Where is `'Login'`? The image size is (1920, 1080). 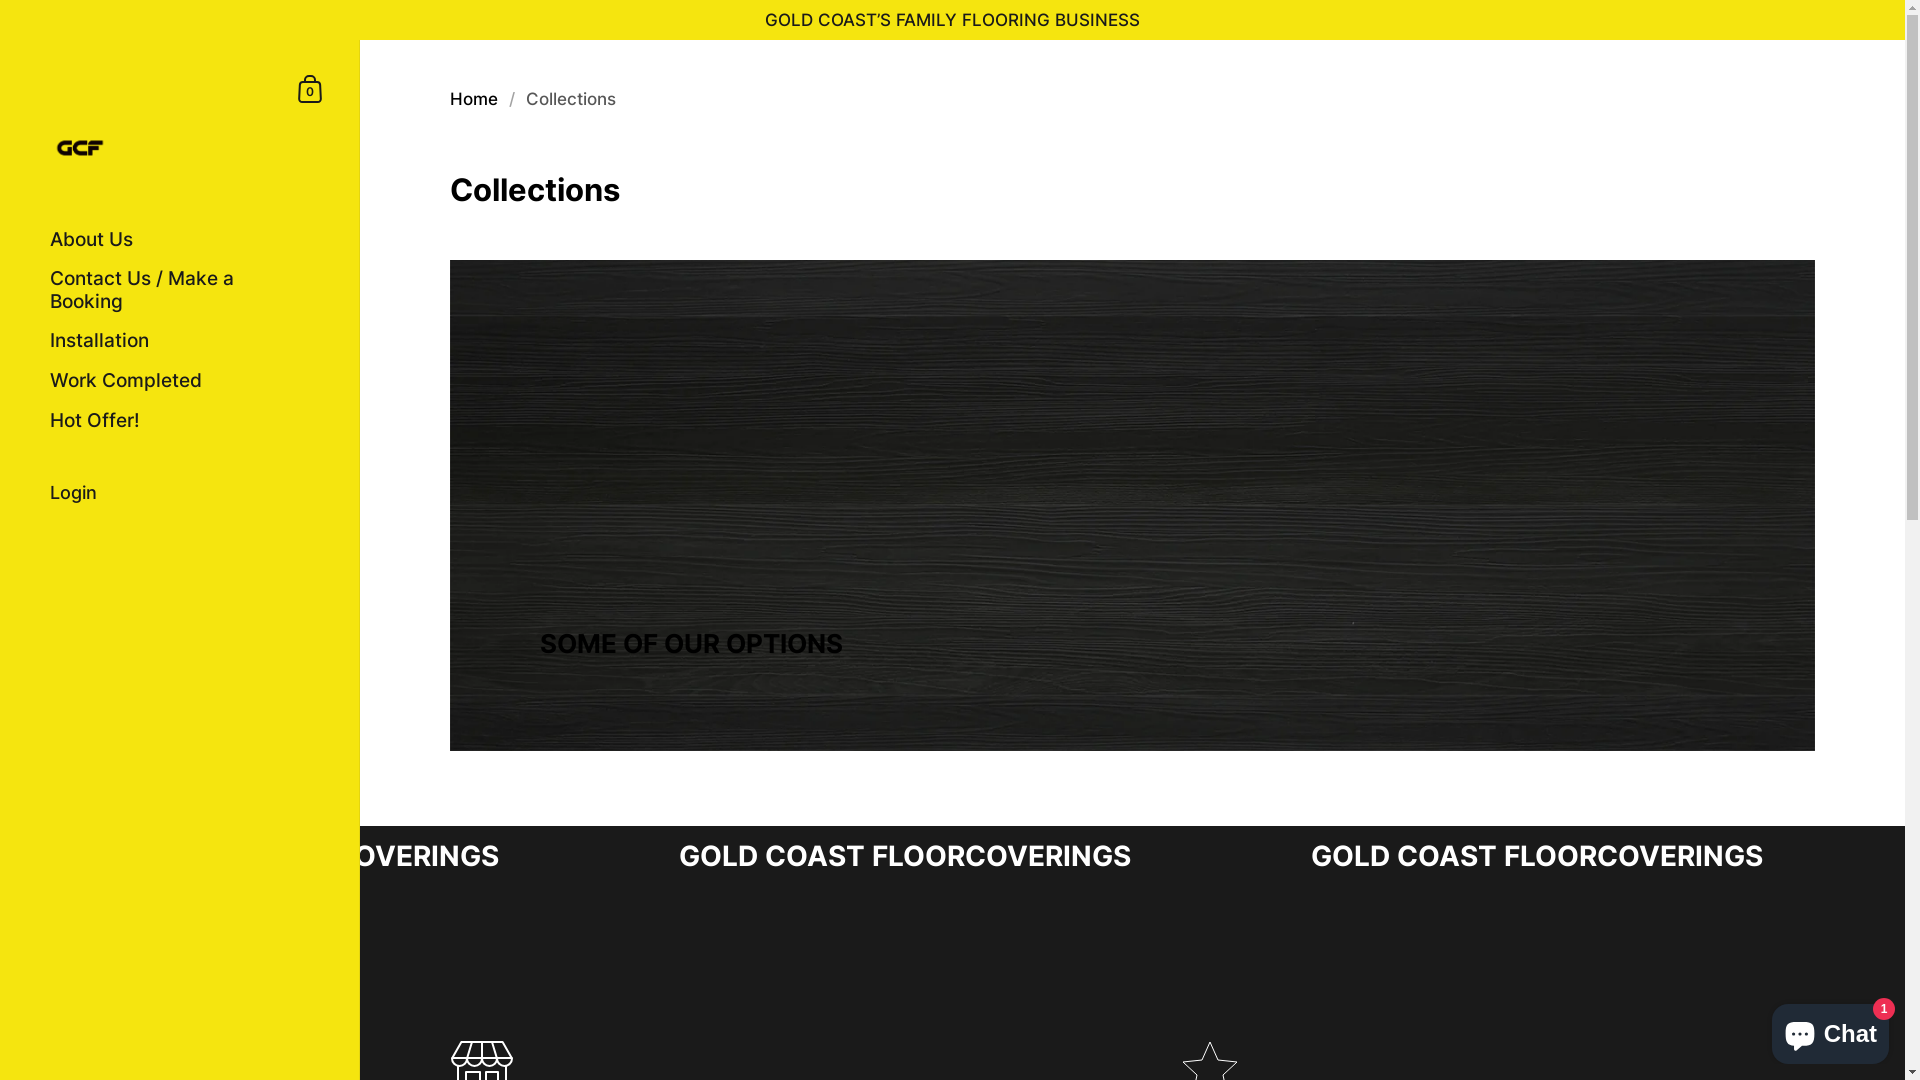
'Login' is located at coordinates (179, 494).